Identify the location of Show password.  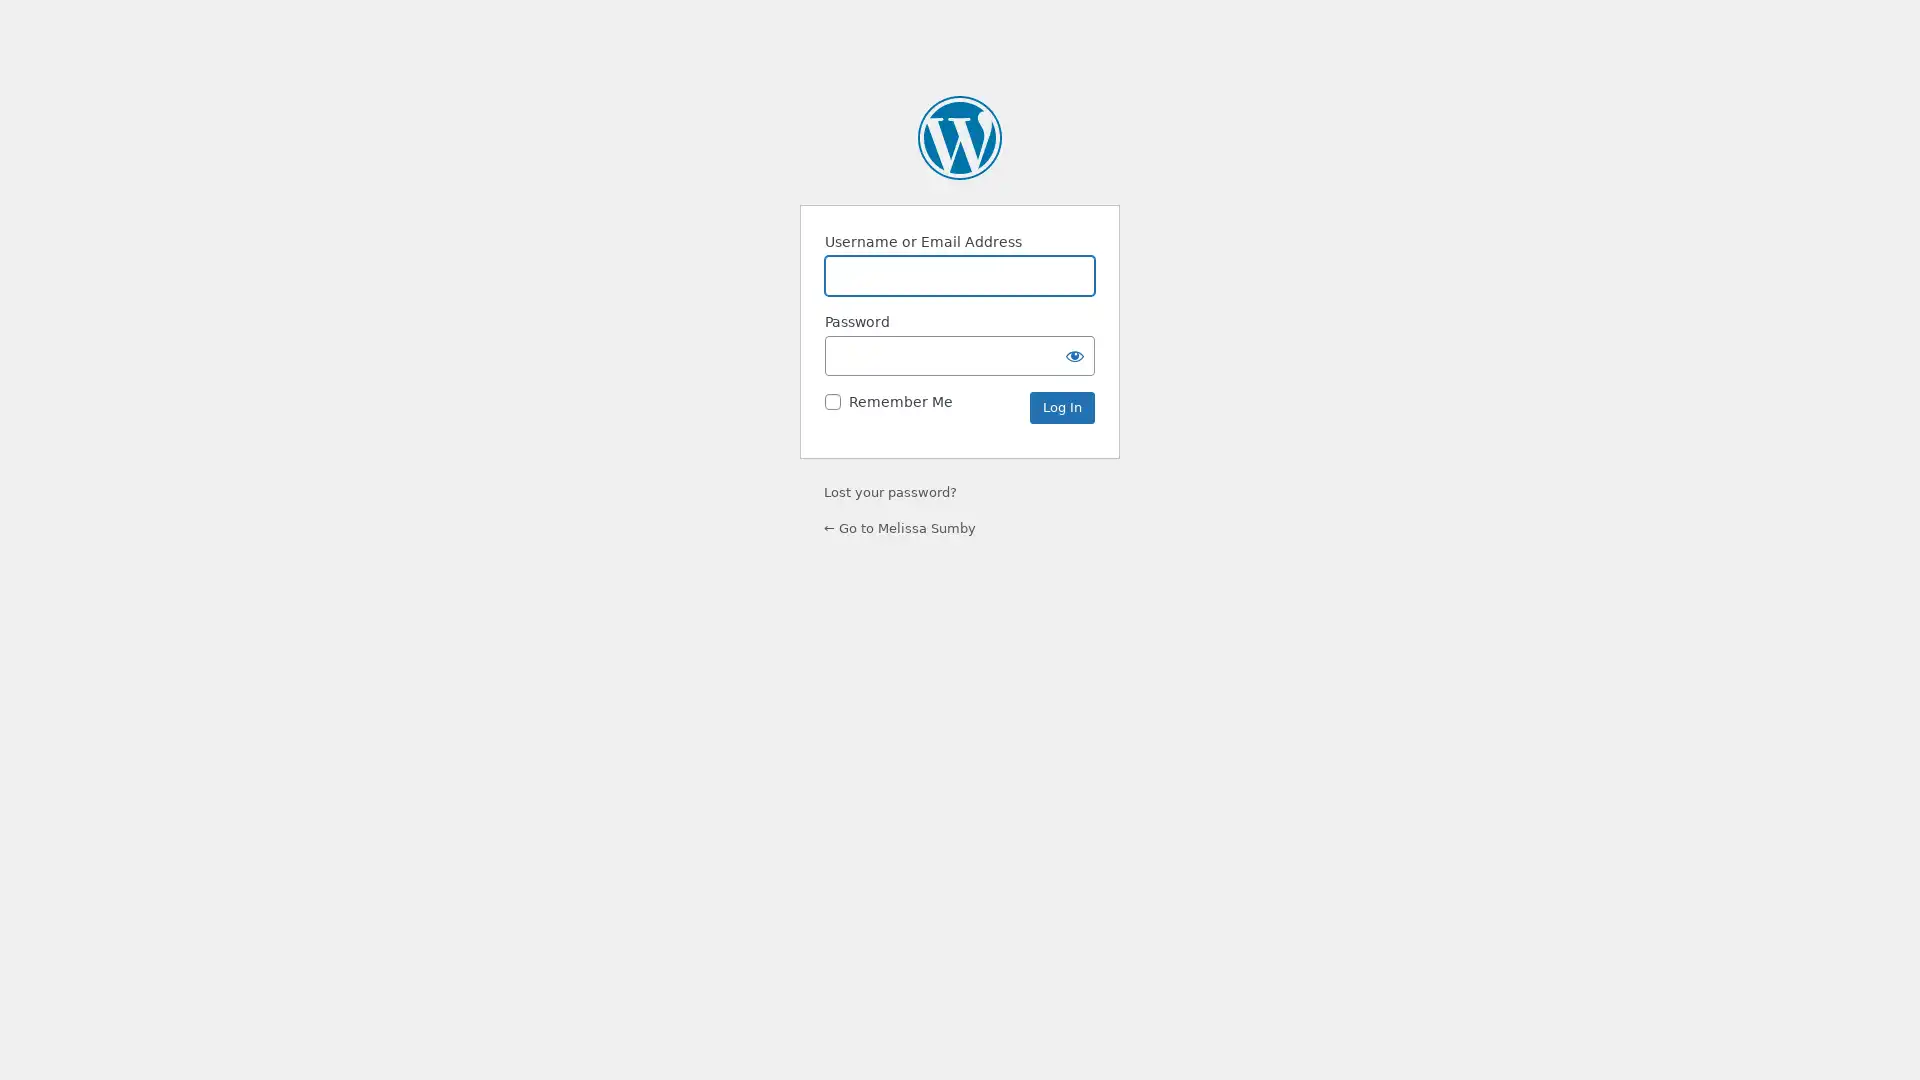
(1074, 354).